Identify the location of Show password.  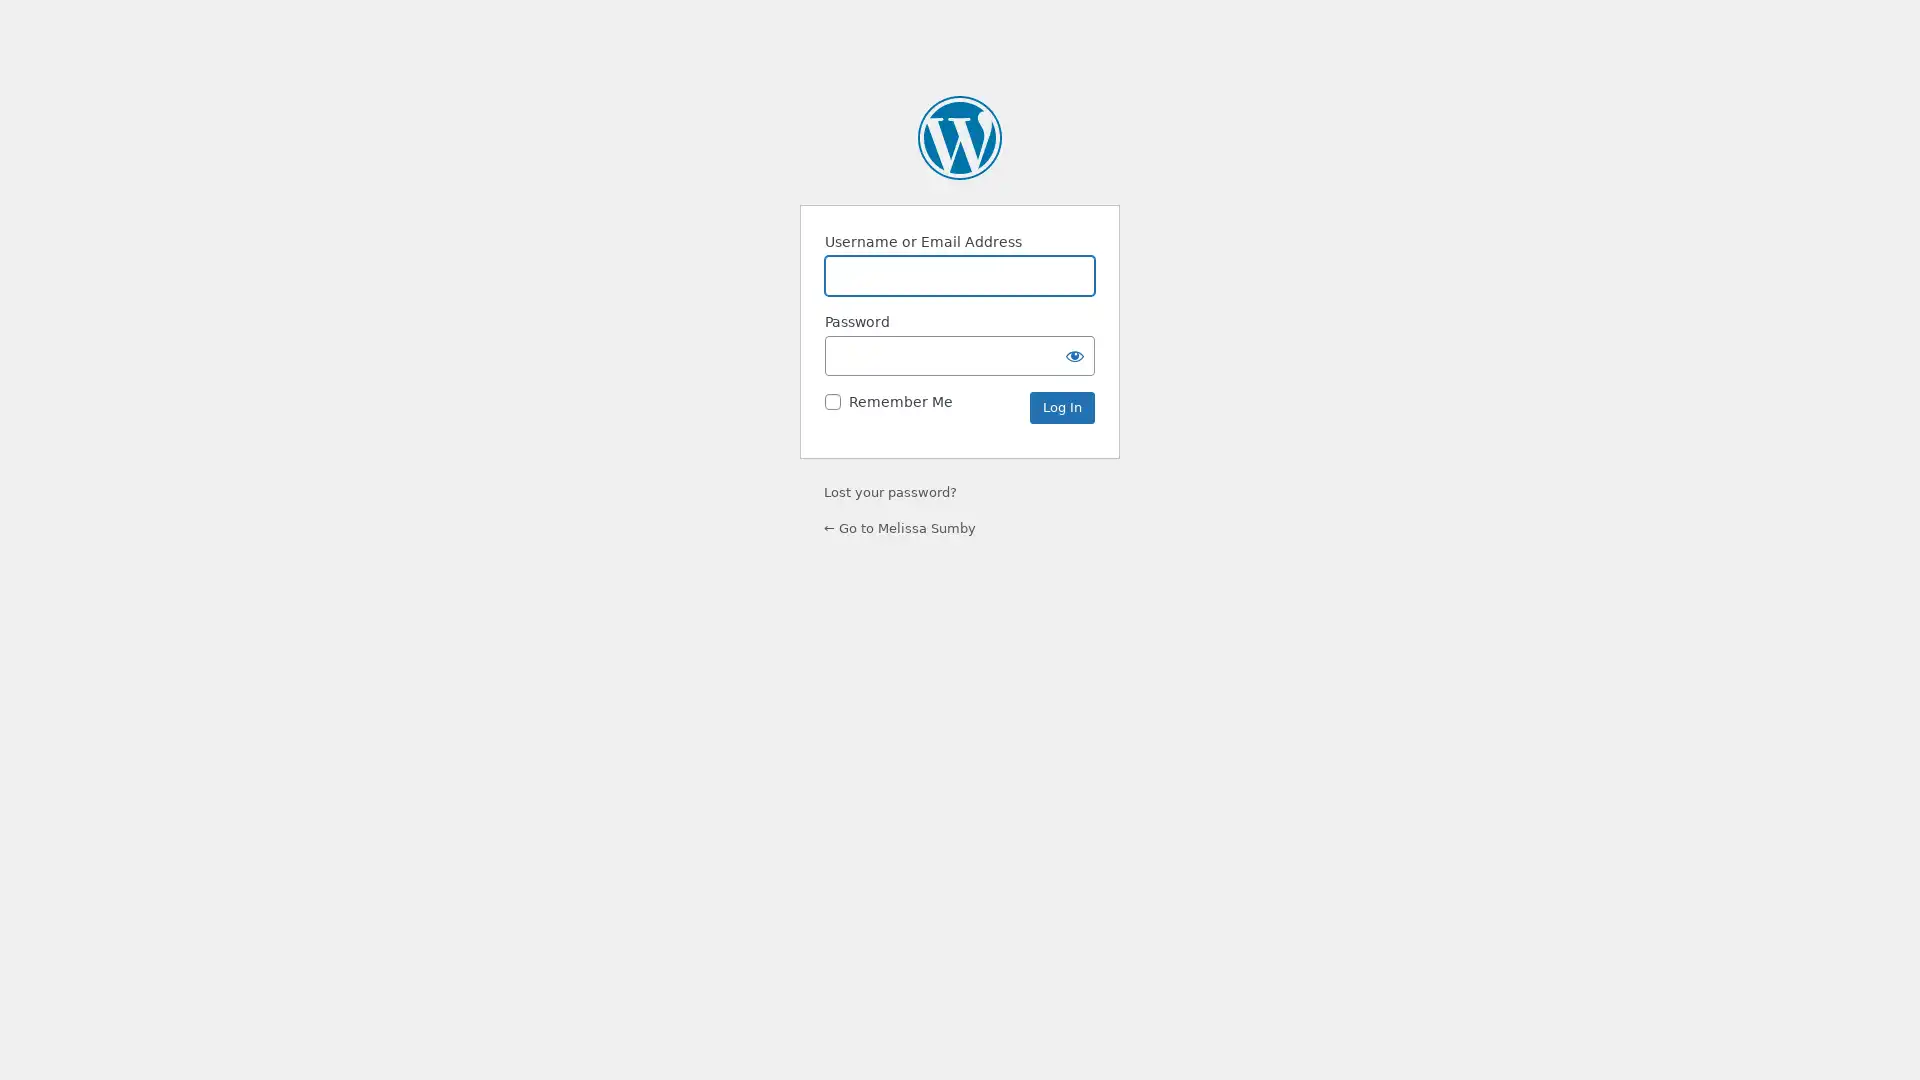
(1074, 354).